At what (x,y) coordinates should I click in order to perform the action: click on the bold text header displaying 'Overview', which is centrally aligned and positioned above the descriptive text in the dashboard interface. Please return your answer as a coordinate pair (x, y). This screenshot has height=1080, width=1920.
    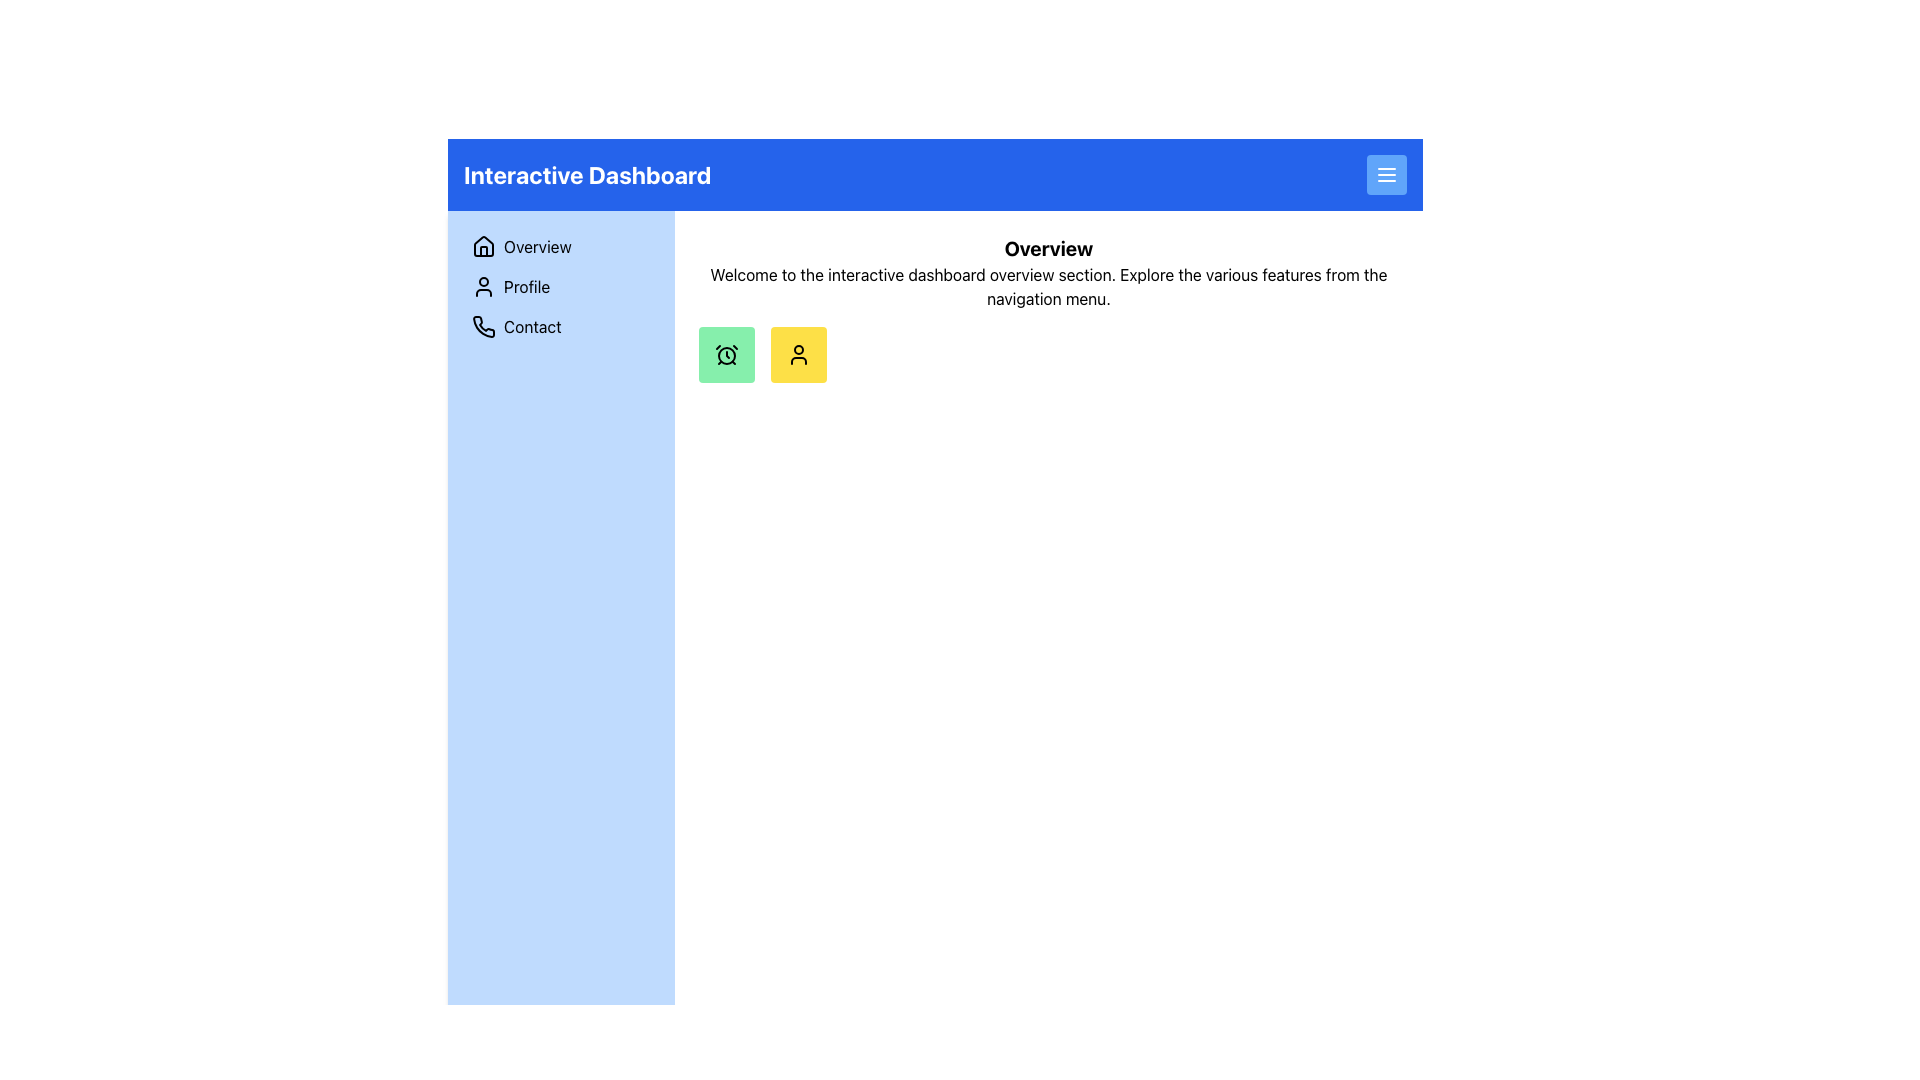
    Looking at the image, I should click on (1047, 248).